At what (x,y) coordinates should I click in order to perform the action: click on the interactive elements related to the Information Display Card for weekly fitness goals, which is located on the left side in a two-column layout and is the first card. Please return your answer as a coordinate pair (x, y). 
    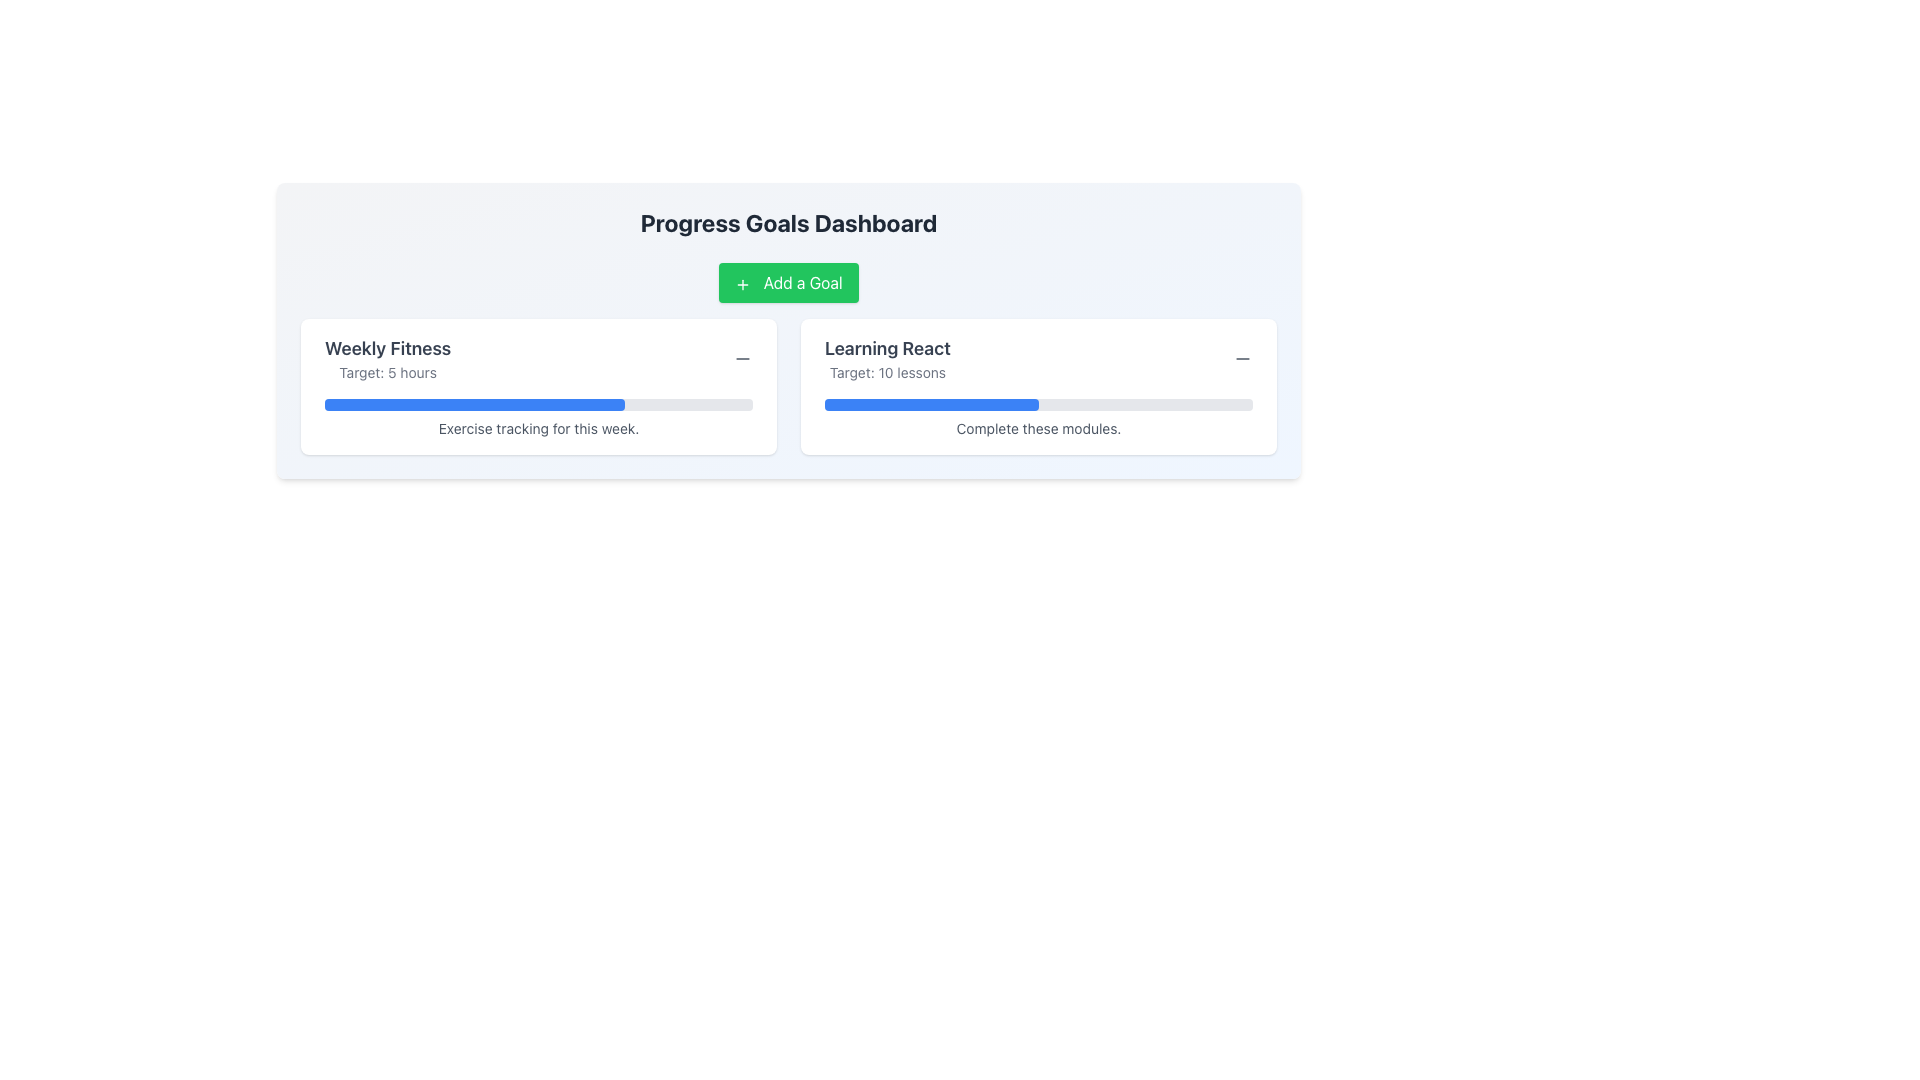
    Looking at the image, I should click on (538, 386).